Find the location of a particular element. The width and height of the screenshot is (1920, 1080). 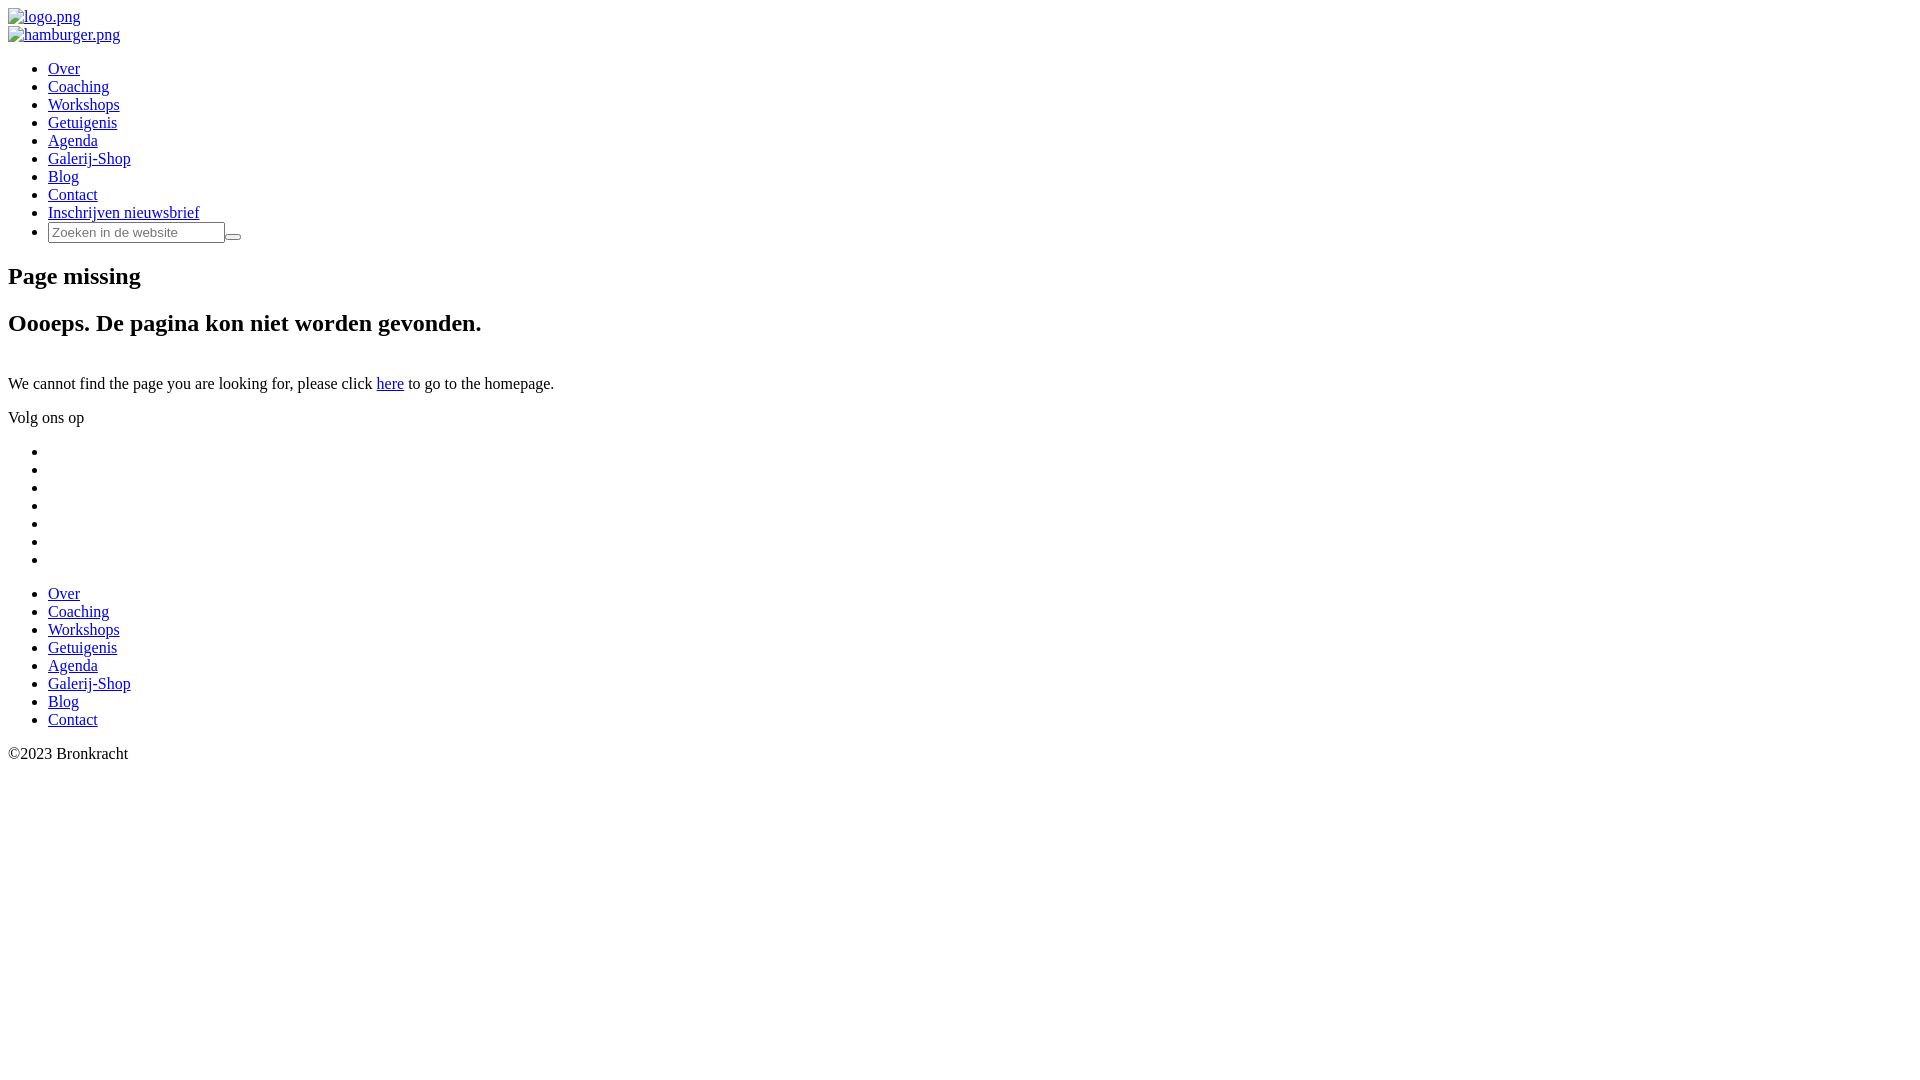

'Getuigenis' is located at coordinates (81, 647).